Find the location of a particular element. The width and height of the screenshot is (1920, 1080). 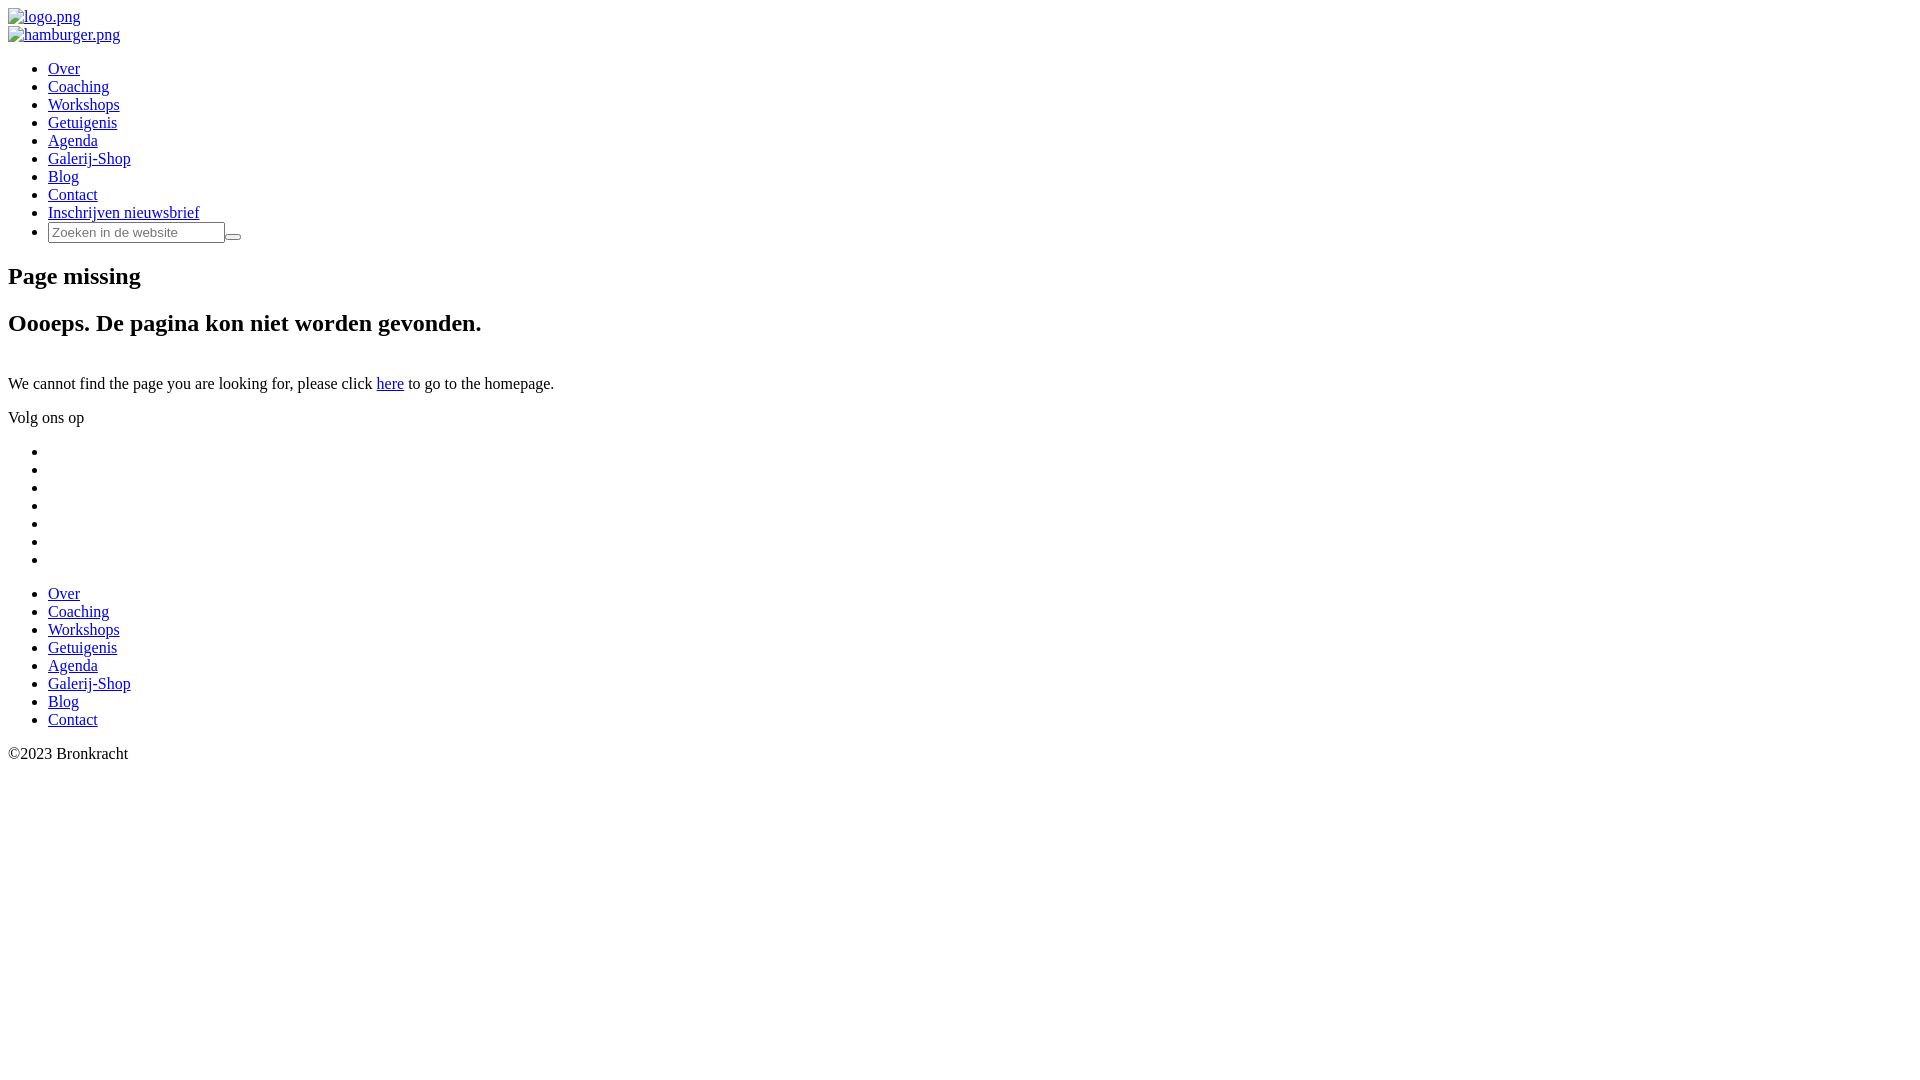

'Getuigenis' is located at coordinates (81, 647).